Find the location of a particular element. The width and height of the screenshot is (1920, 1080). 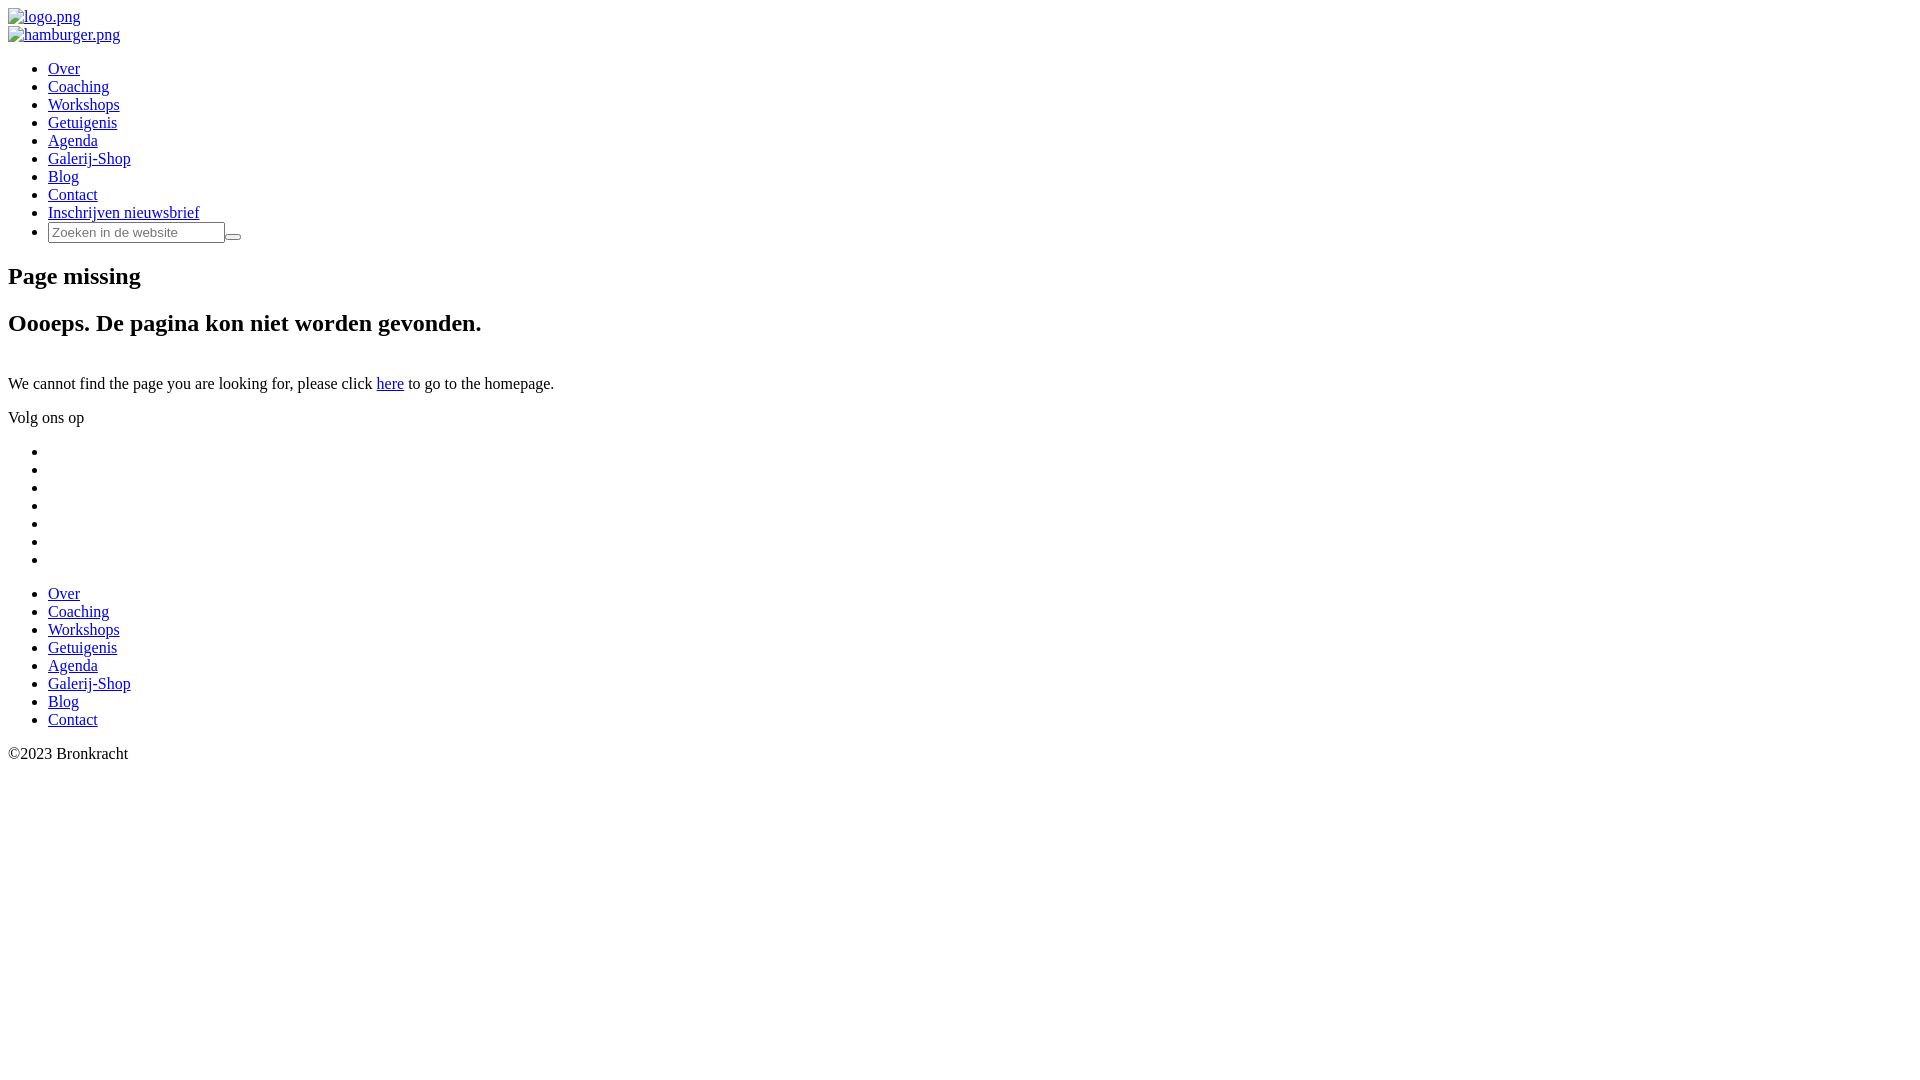

'Getuigenis' is located at coordinates (81, 647).